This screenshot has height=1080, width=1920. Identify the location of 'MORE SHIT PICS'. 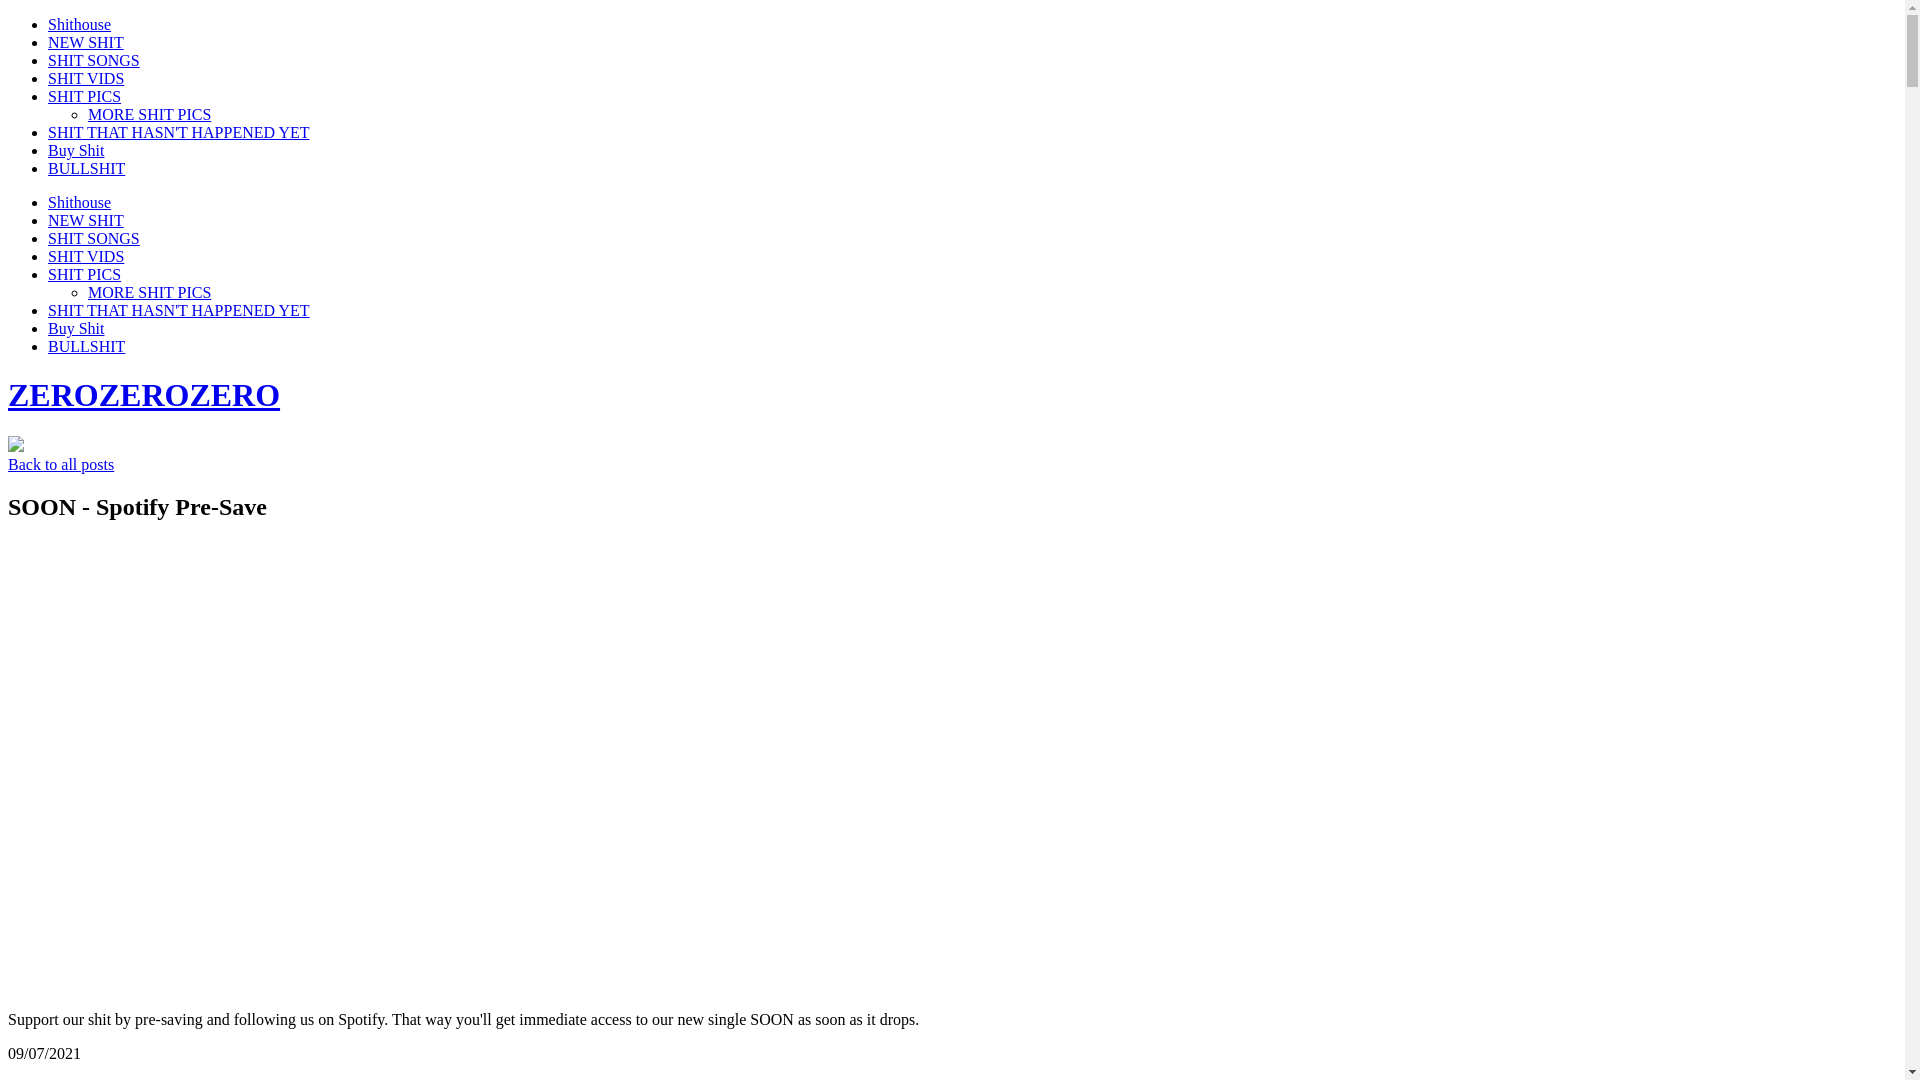
(86, 114).